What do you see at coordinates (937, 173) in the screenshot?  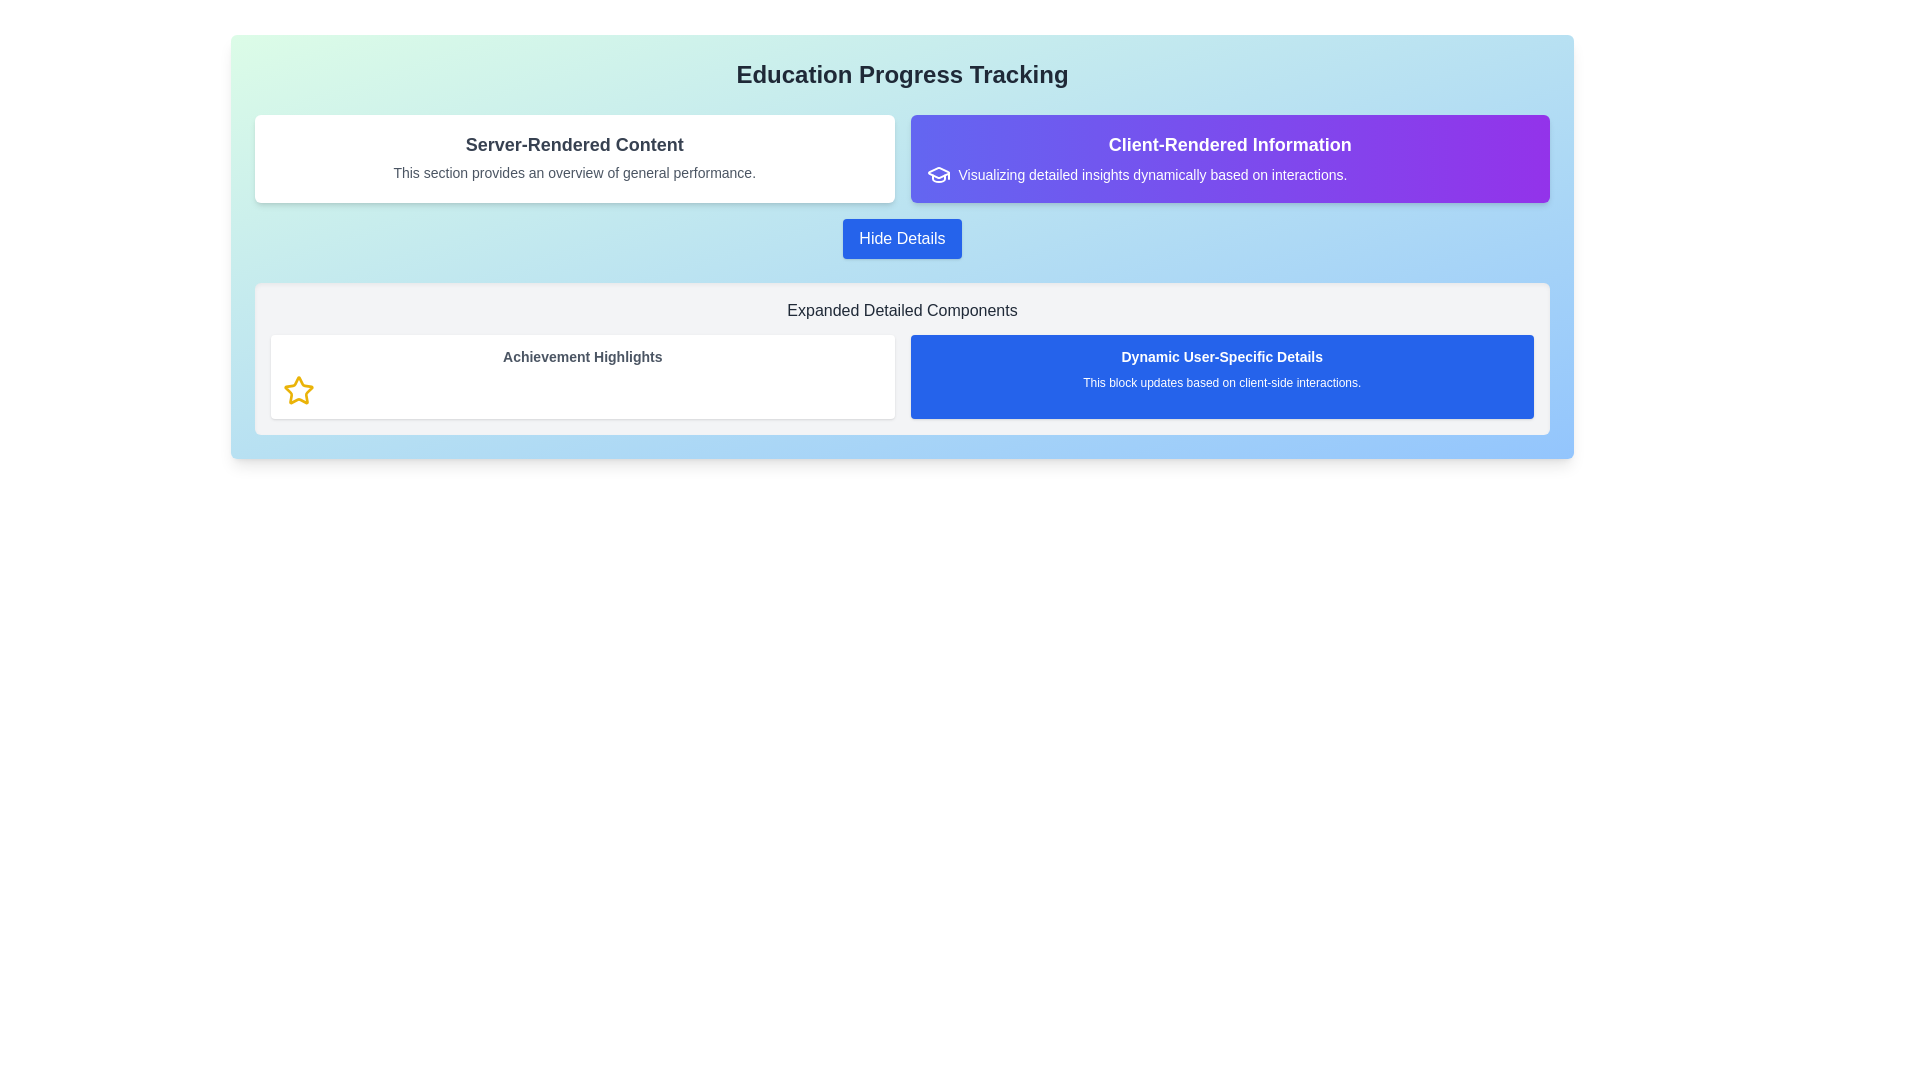 I see `the graduation cap icon next to the text 'Visualizing detailed insights dynamically based on interactions.' as a visual cue` at bounding box center [937, 173].